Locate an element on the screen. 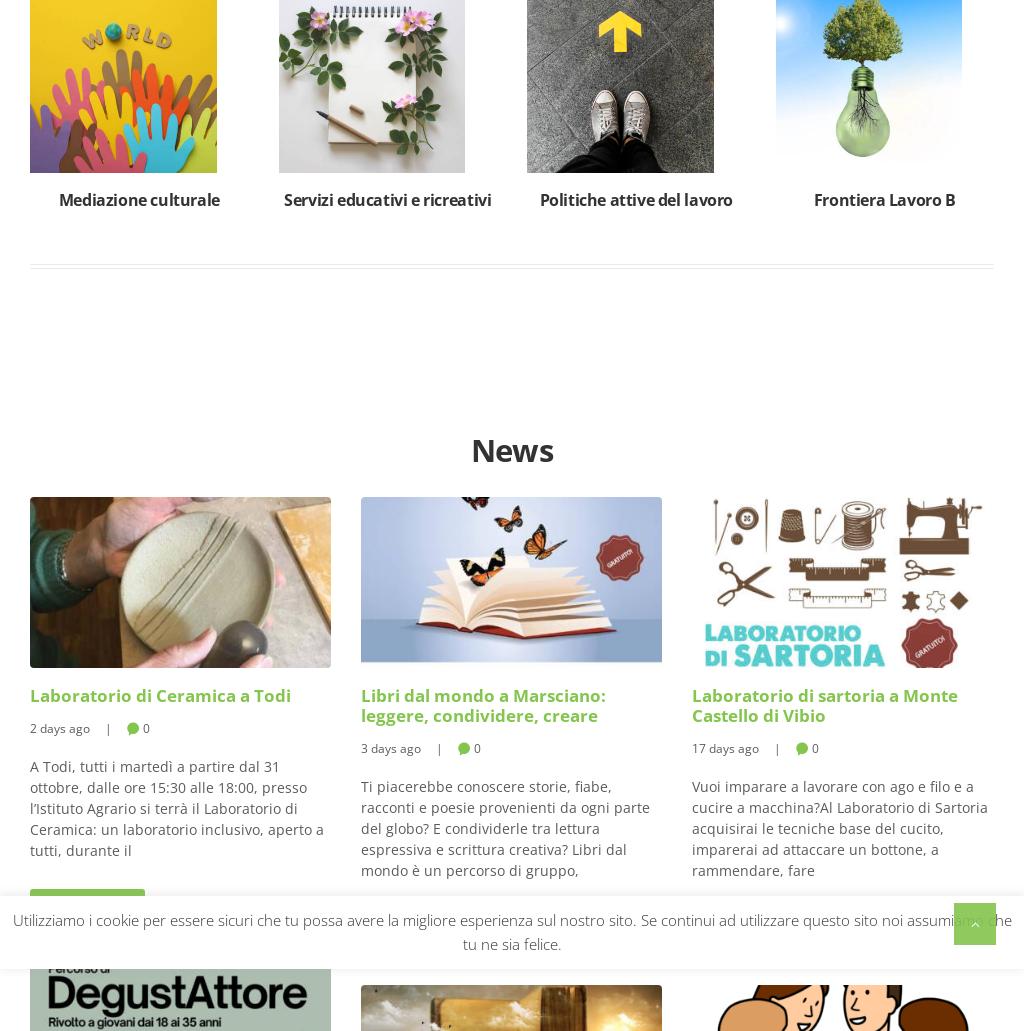 The height and width of the screenshot is (1031, 1024). 'Laboratorio di sartoria a Monte Castello di Vibio' is located at coordinates (692, 704).